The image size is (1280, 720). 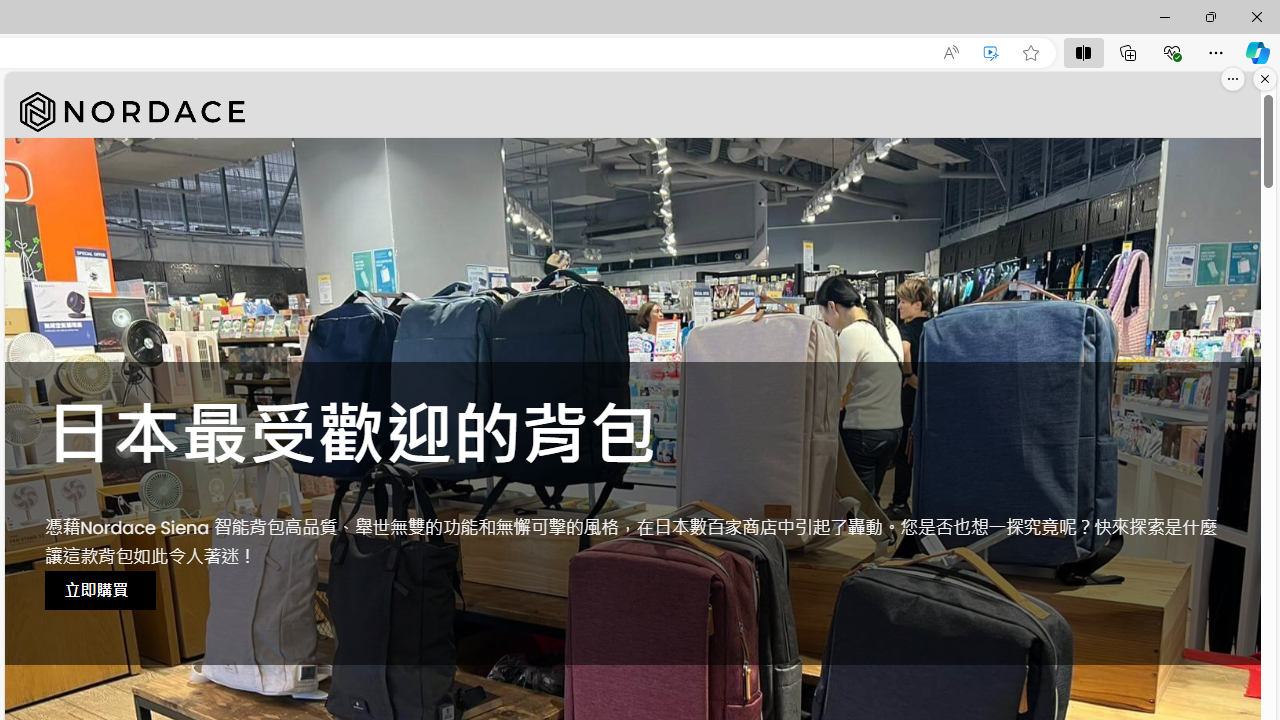 I want to click on 'Read aloud this page (Ctrl+Shift+U)', so click(x=950, y=52).